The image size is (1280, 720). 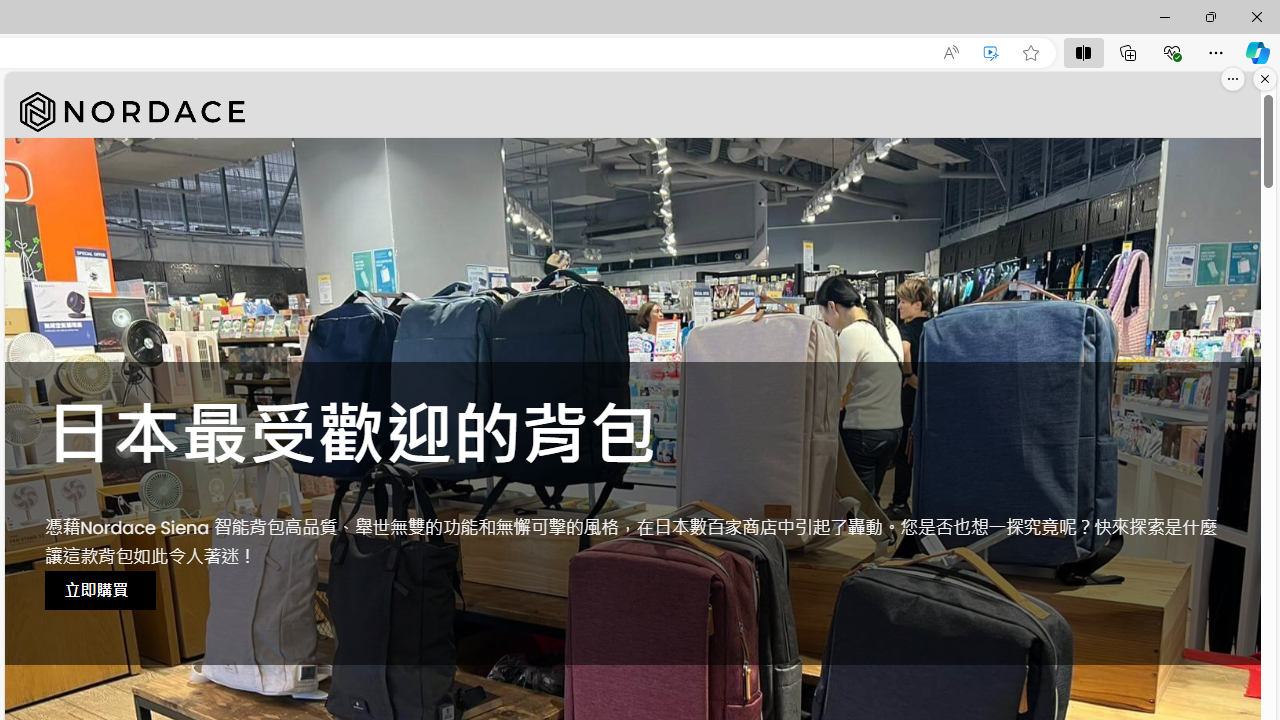 I want to click on 'Read aloud this page (Ctrl+Shift+U)', so click(x=950, y=52).